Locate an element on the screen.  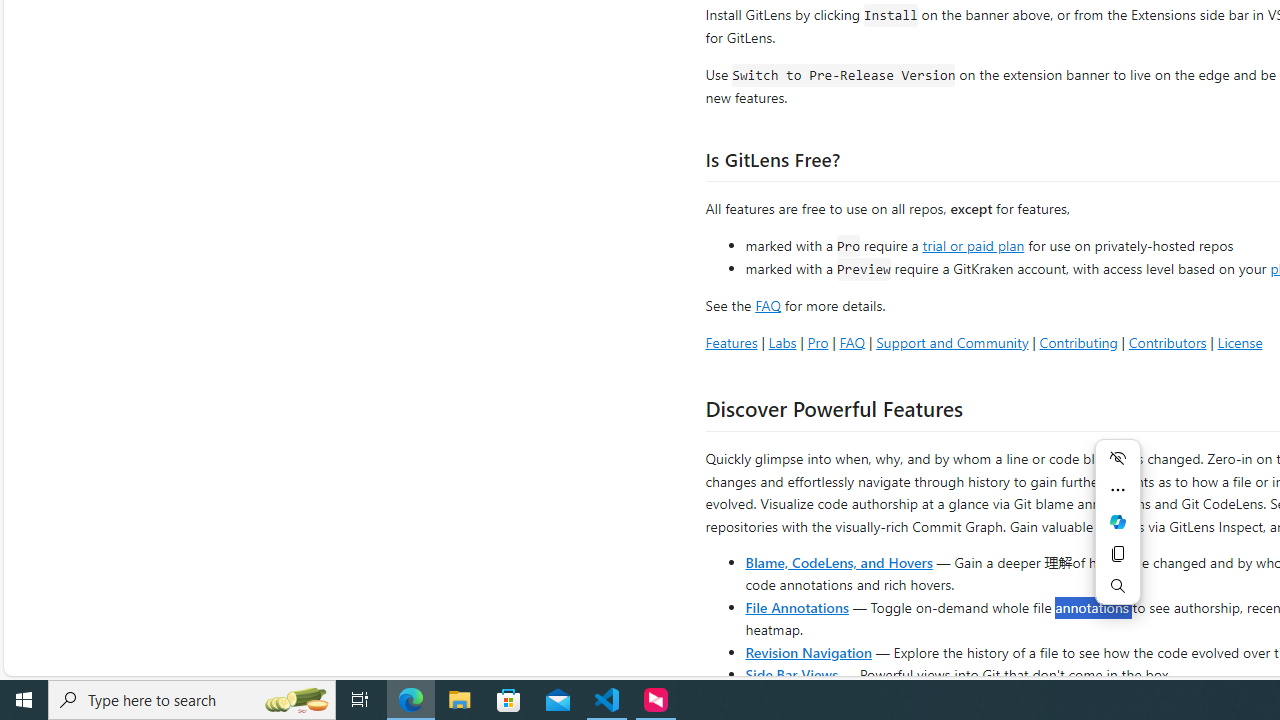
'File Annotations' is located at coordinates (795, 605).